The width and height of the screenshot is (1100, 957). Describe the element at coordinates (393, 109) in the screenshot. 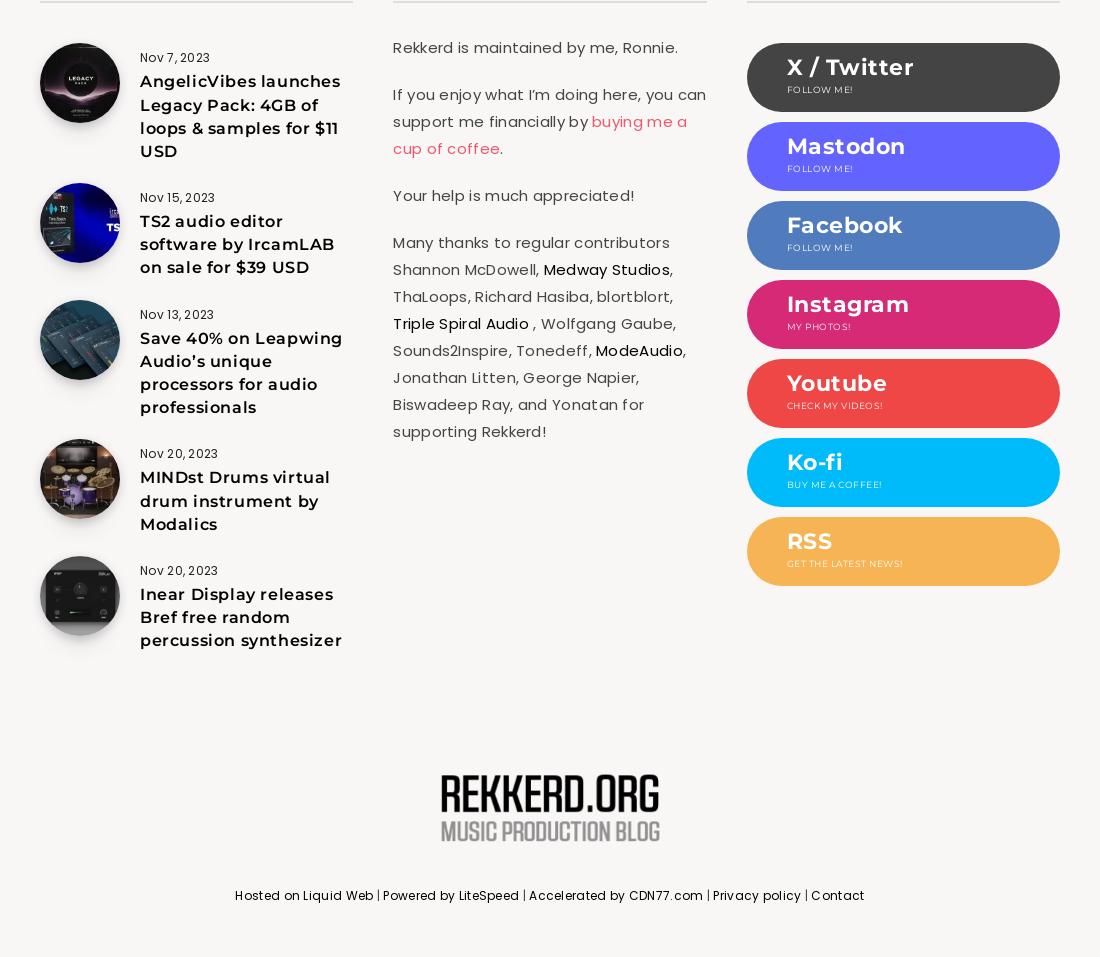

I see `'If you enjoy what I’m doing here, you can support me financially by'` at that location.